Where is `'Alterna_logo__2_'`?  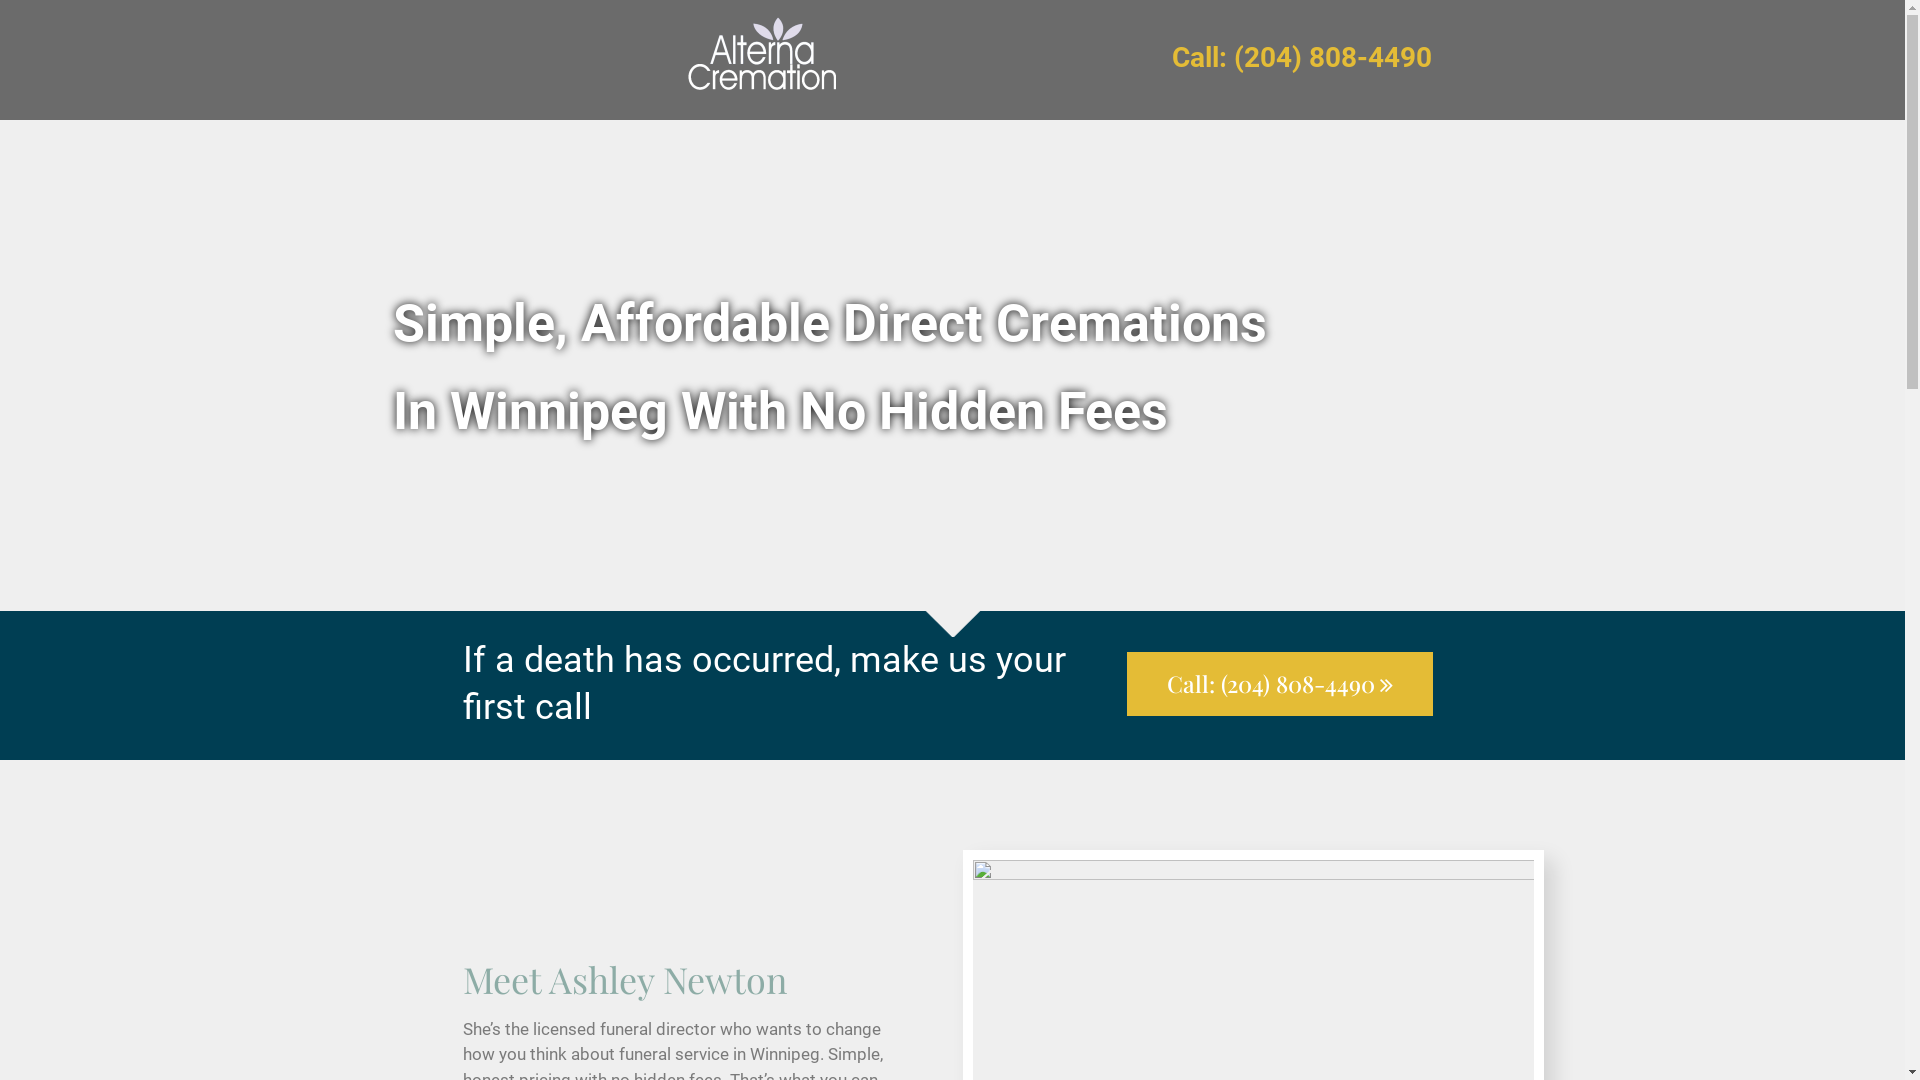
'Alterna_logo__2_' is located at coordinates (760, 59).